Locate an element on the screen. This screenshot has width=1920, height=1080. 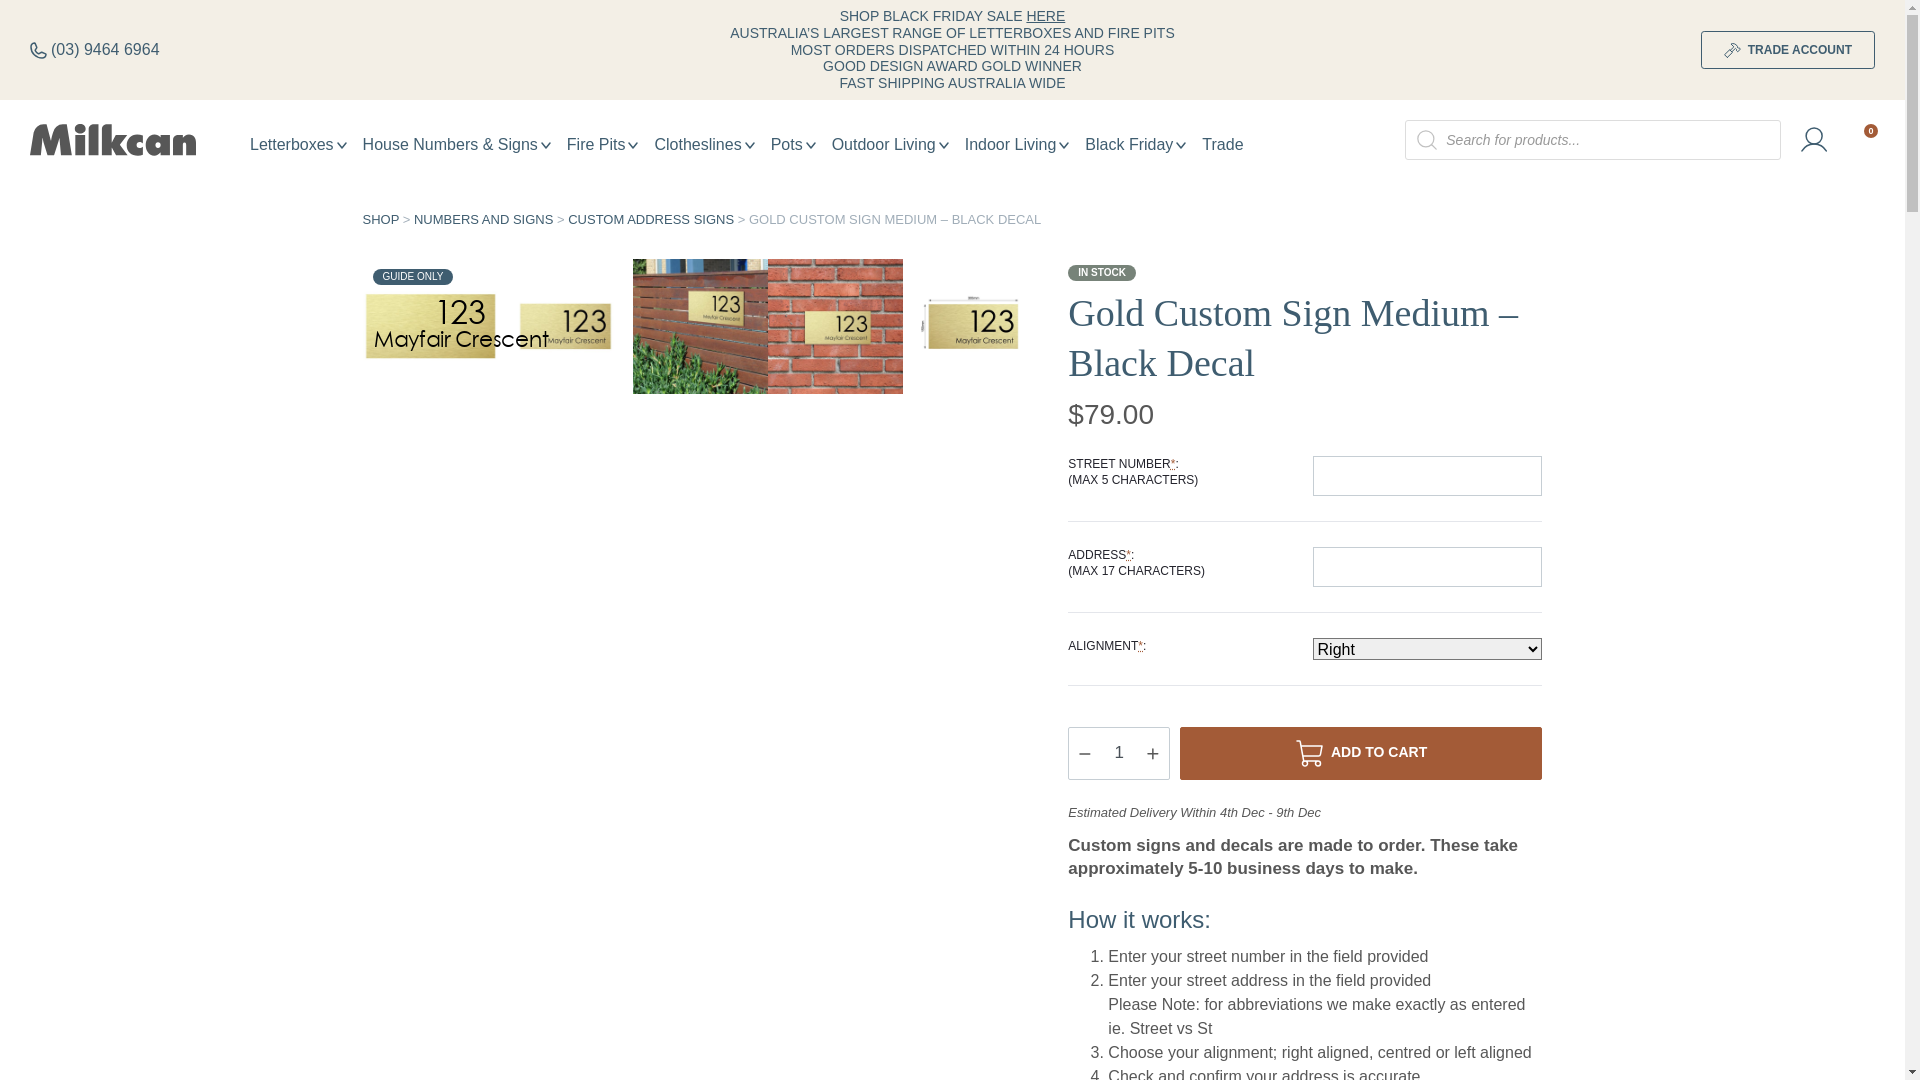
'Letterboxes' is located at coordinates (297, 143).